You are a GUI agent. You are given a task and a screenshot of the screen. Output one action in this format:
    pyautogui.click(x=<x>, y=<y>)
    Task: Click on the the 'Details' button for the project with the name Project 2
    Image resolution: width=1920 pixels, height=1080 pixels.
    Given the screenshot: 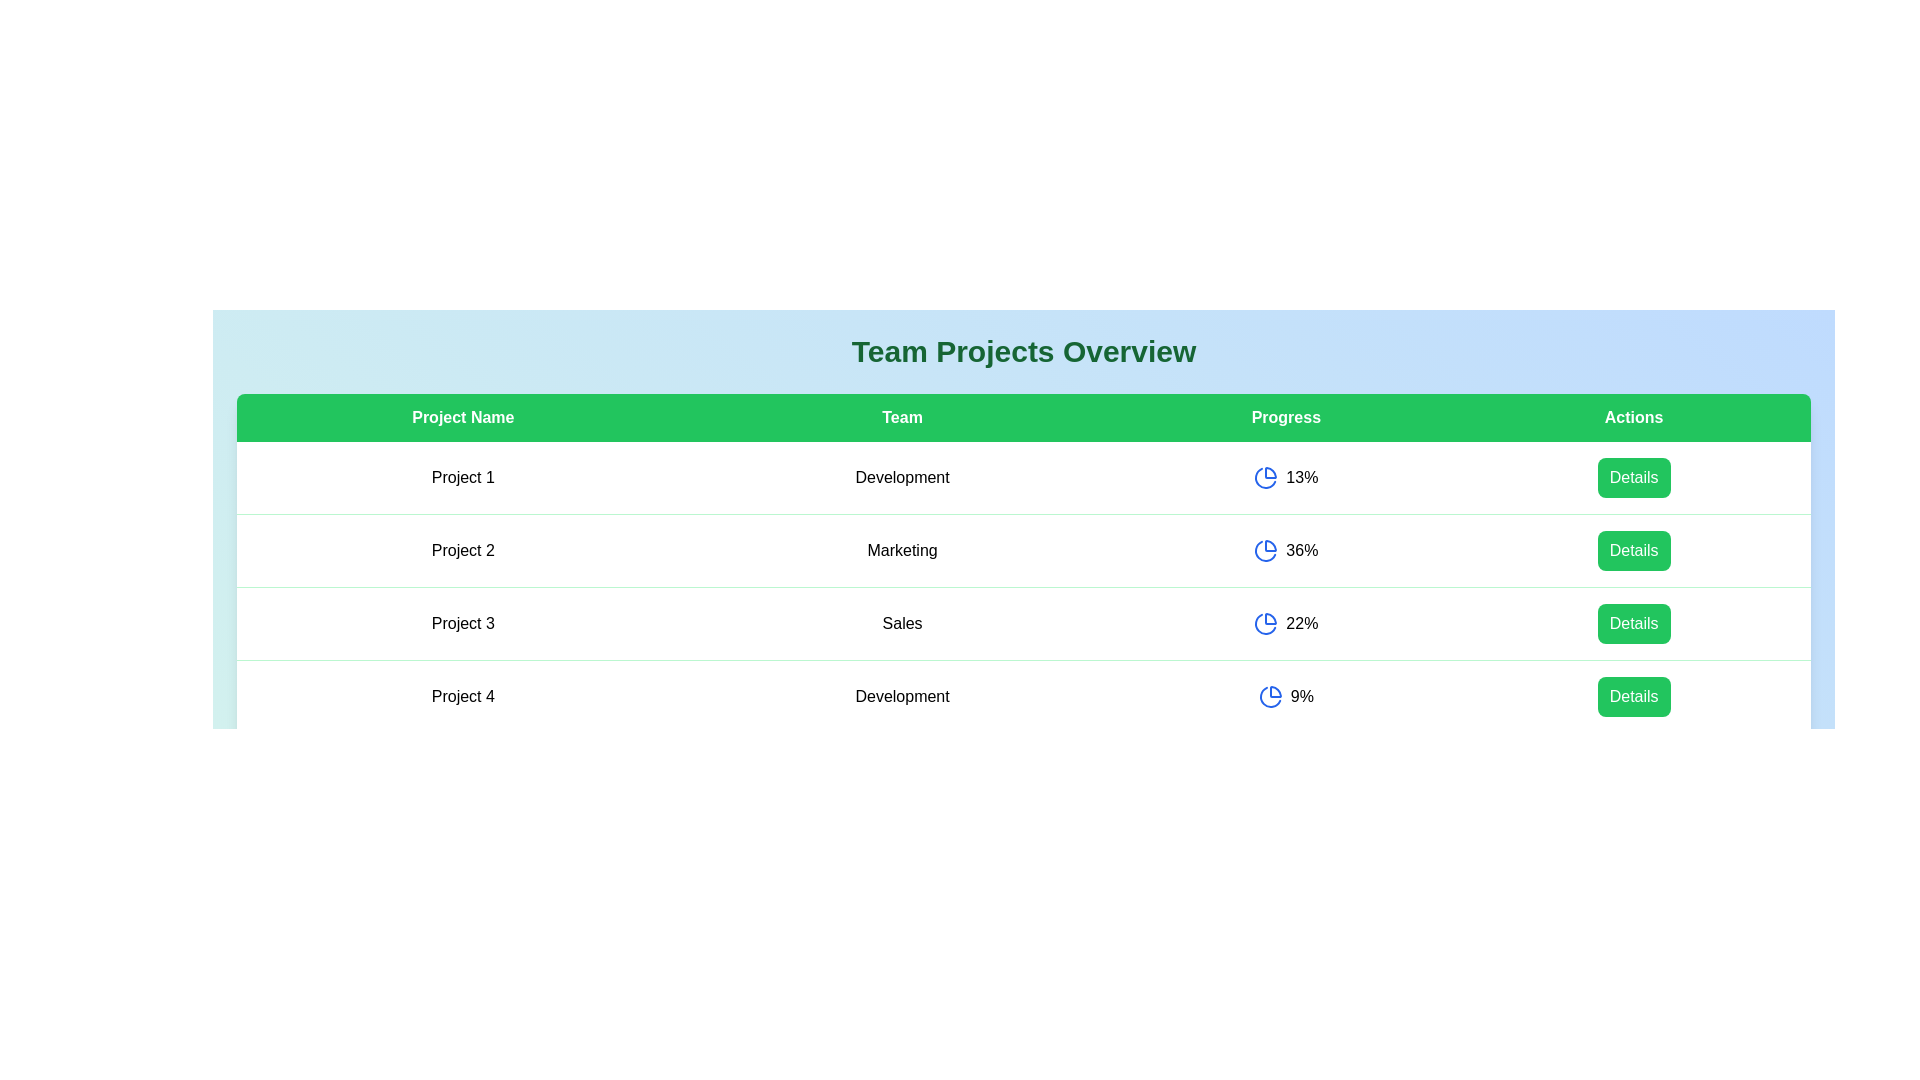 What is the action you would take?
    pyautogui.click(x=1634, y=551)
    